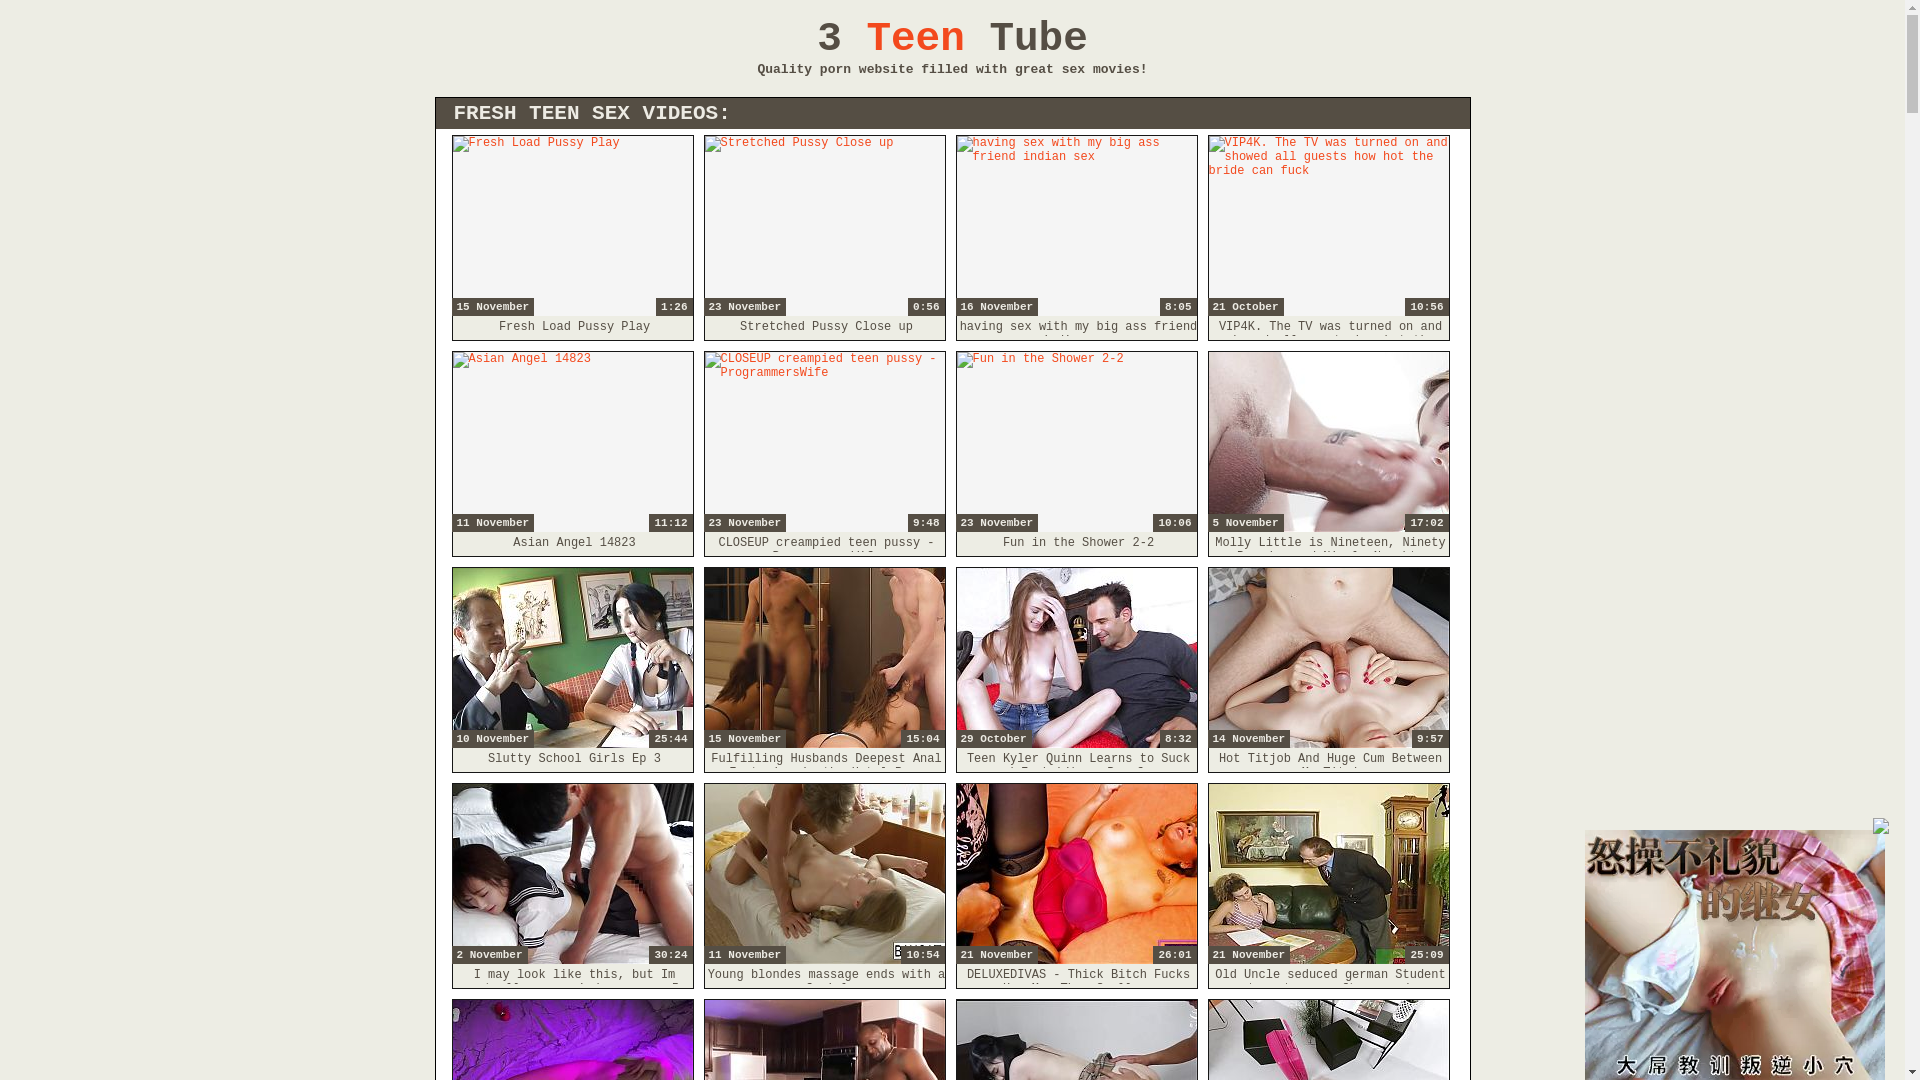  Describe the element at coordinates (954, 441) in the screenshot. I see `'10:06` at that location.